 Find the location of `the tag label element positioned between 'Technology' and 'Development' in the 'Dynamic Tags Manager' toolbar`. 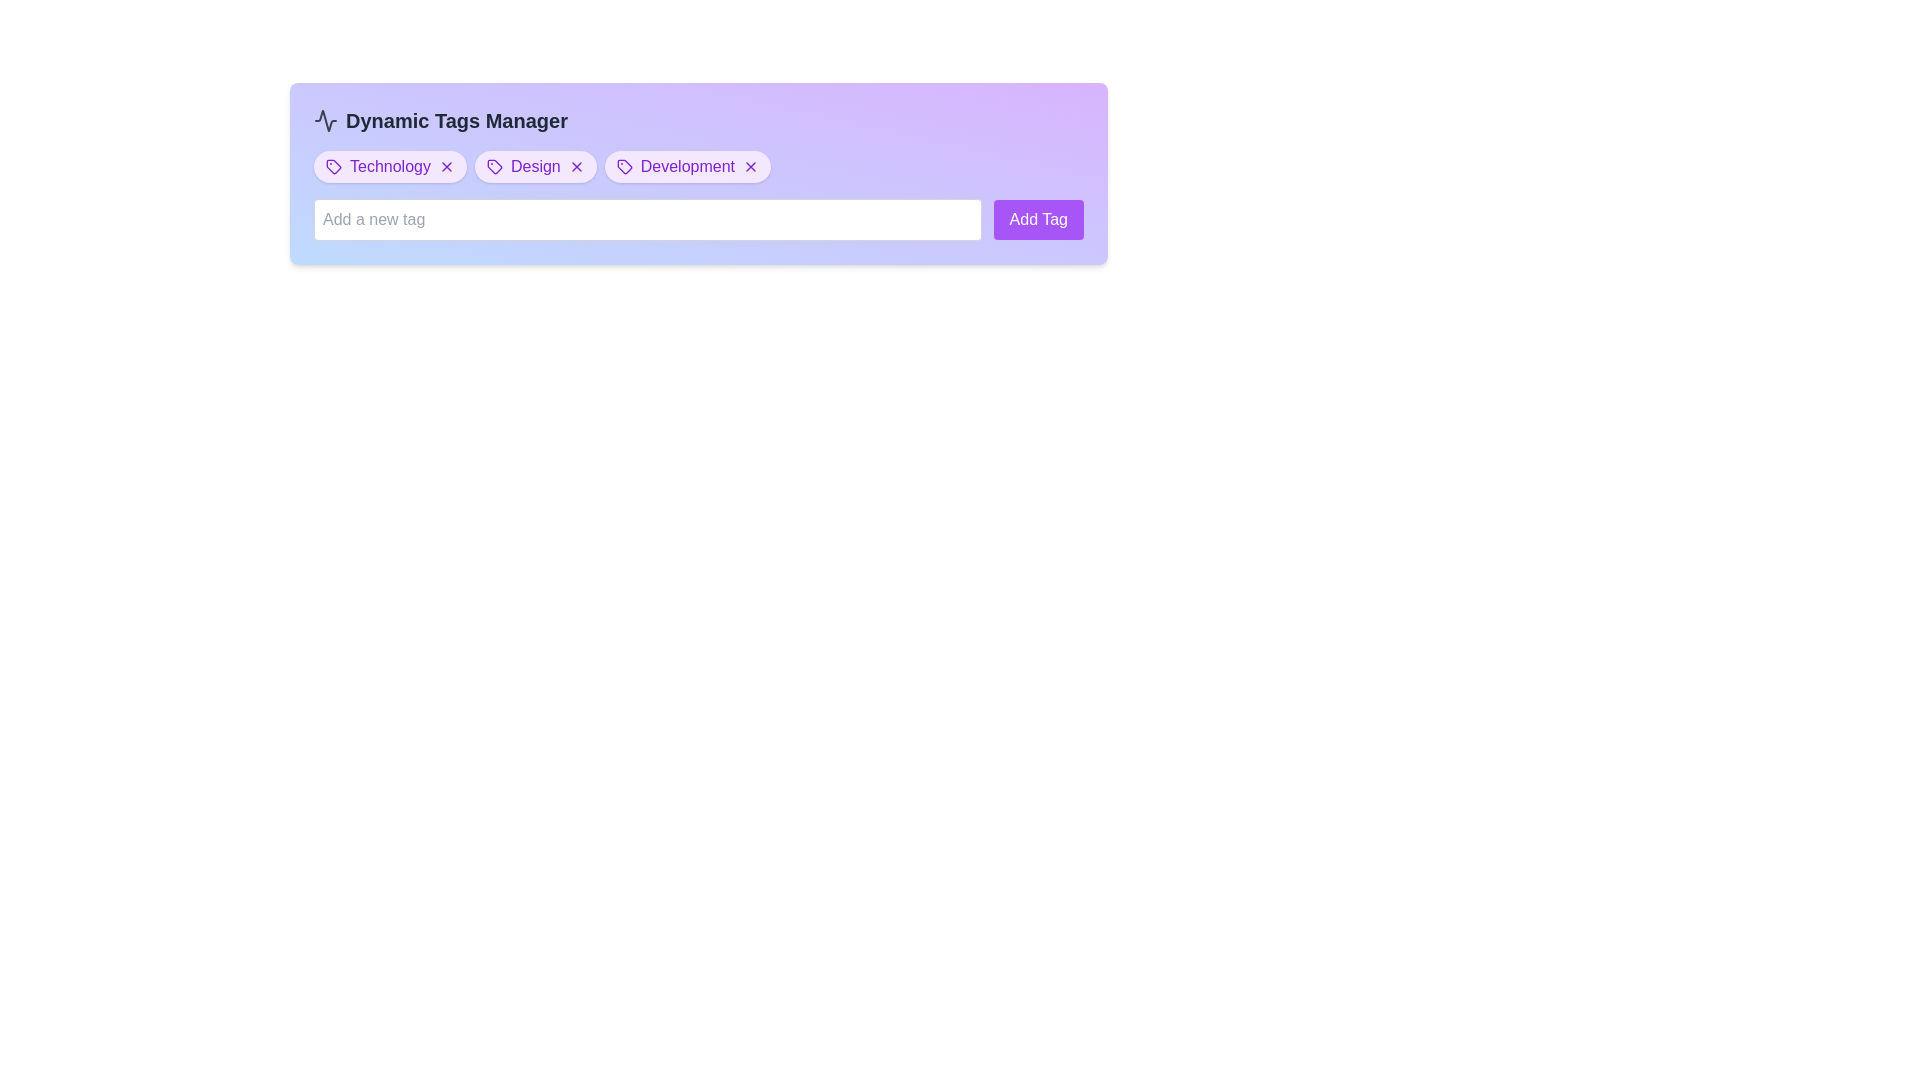

the tag label element positioned between 'Technology' and 'Development' in the 'Dynamic Tags Manager' toolbar is located at coordinates (535, 165).